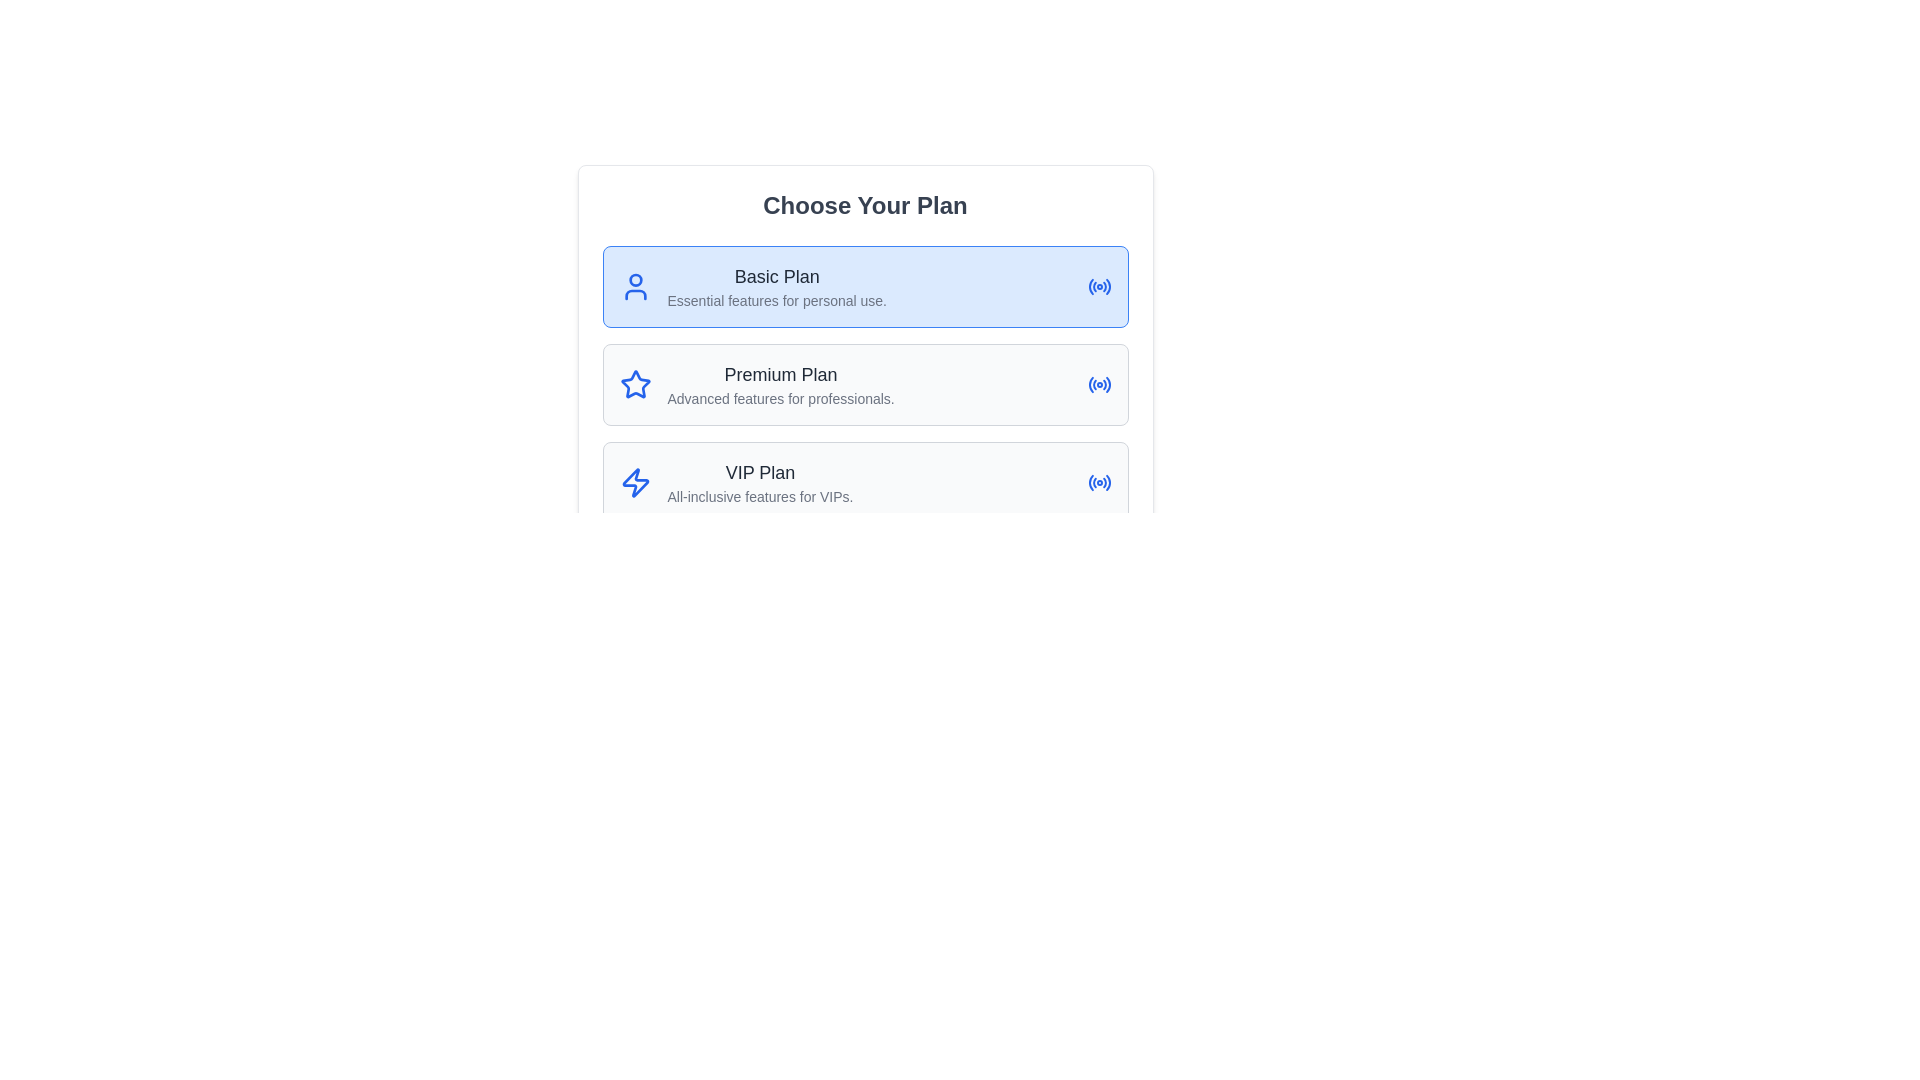  What do you see at coordinates (634, 280) in the screenshot?
I see `the Decorative SVG circle component that is part of the user-profile-themed icon for the 'Basic Plan' option, located near the top-left of the blue-highlighted rectangle` at bounding box center [634, 280].